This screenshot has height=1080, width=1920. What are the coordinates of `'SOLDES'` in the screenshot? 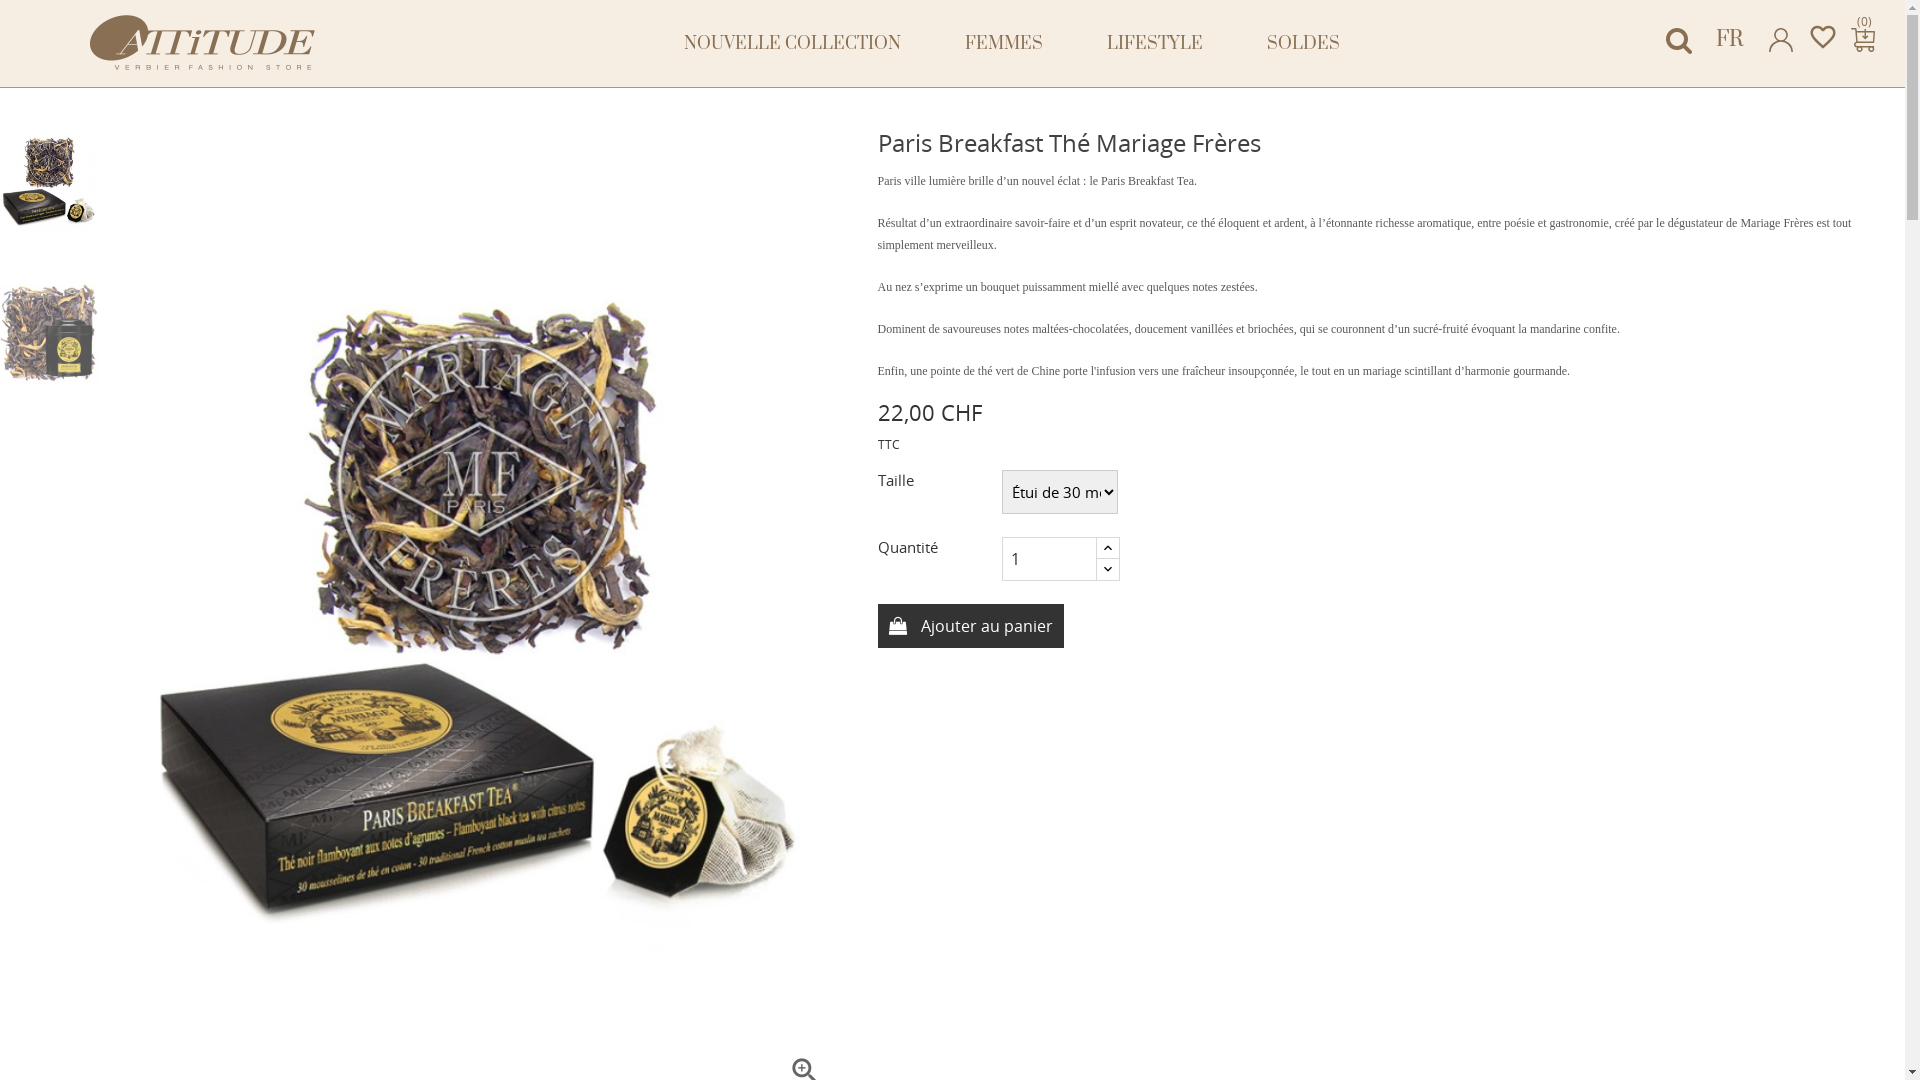 It's located at (1303, 43).